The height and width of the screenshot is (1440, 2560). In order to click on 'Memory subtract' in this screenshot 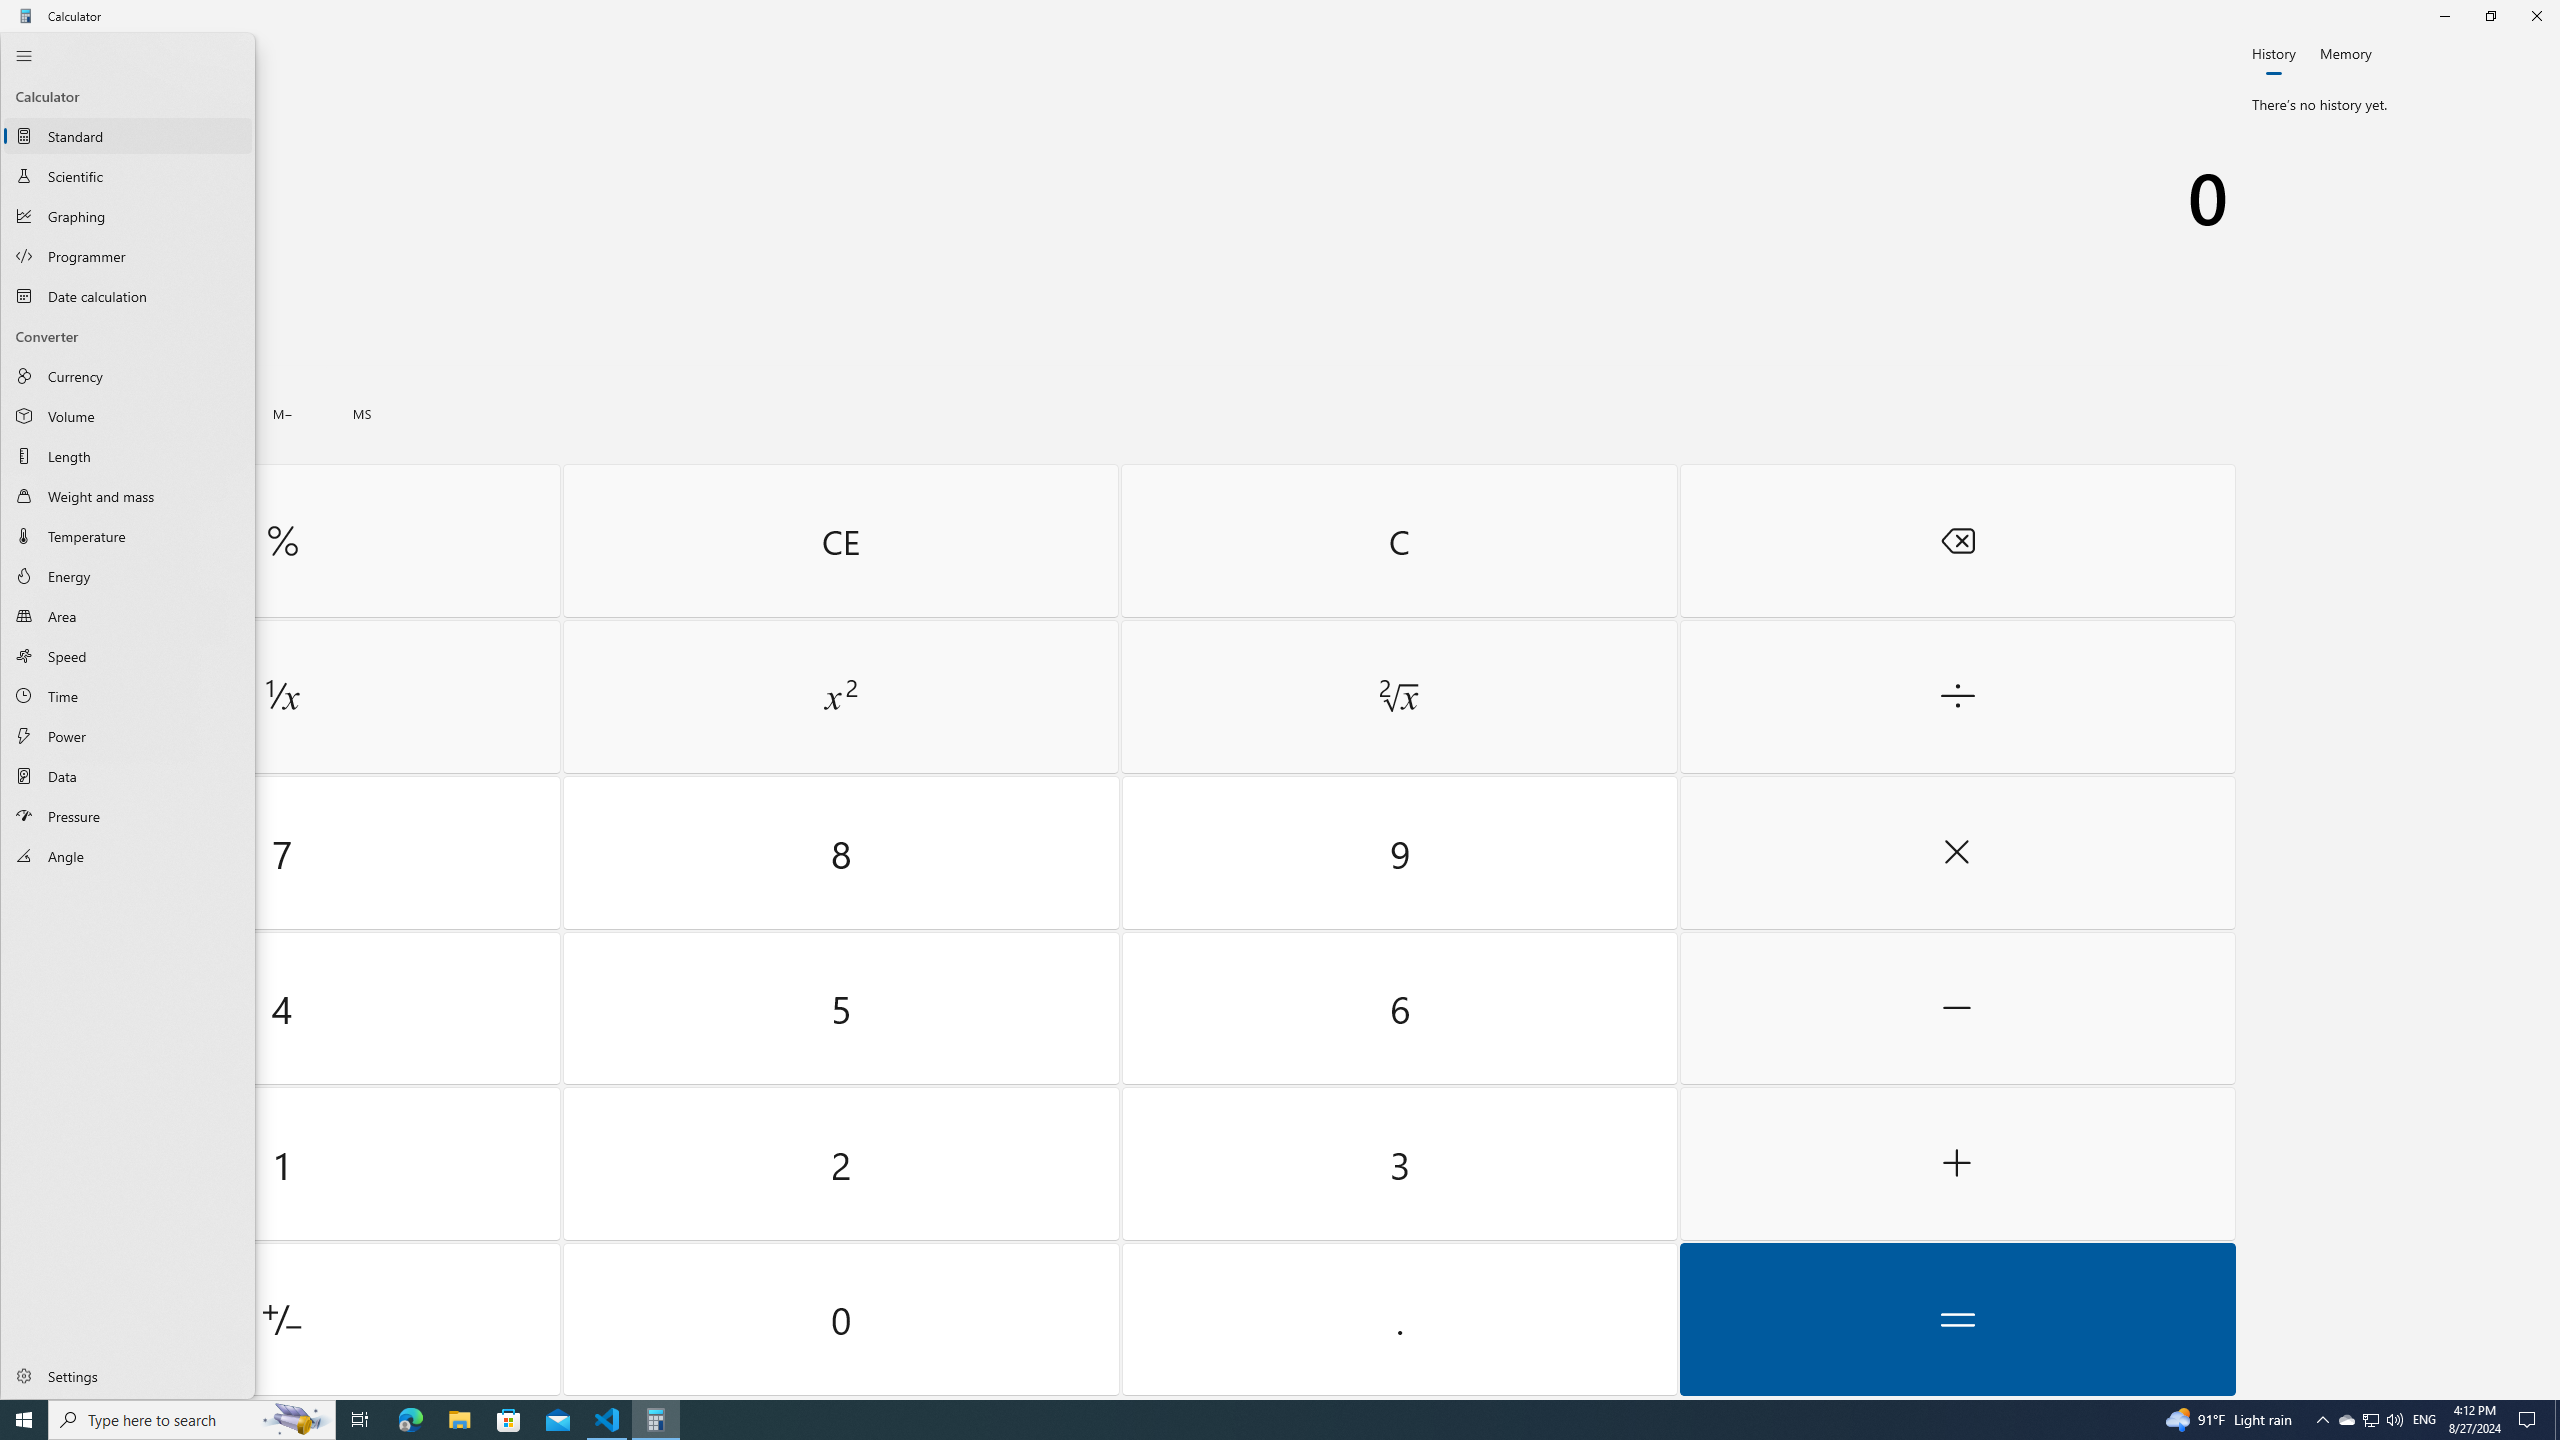, I will do `click(281, 413)`.